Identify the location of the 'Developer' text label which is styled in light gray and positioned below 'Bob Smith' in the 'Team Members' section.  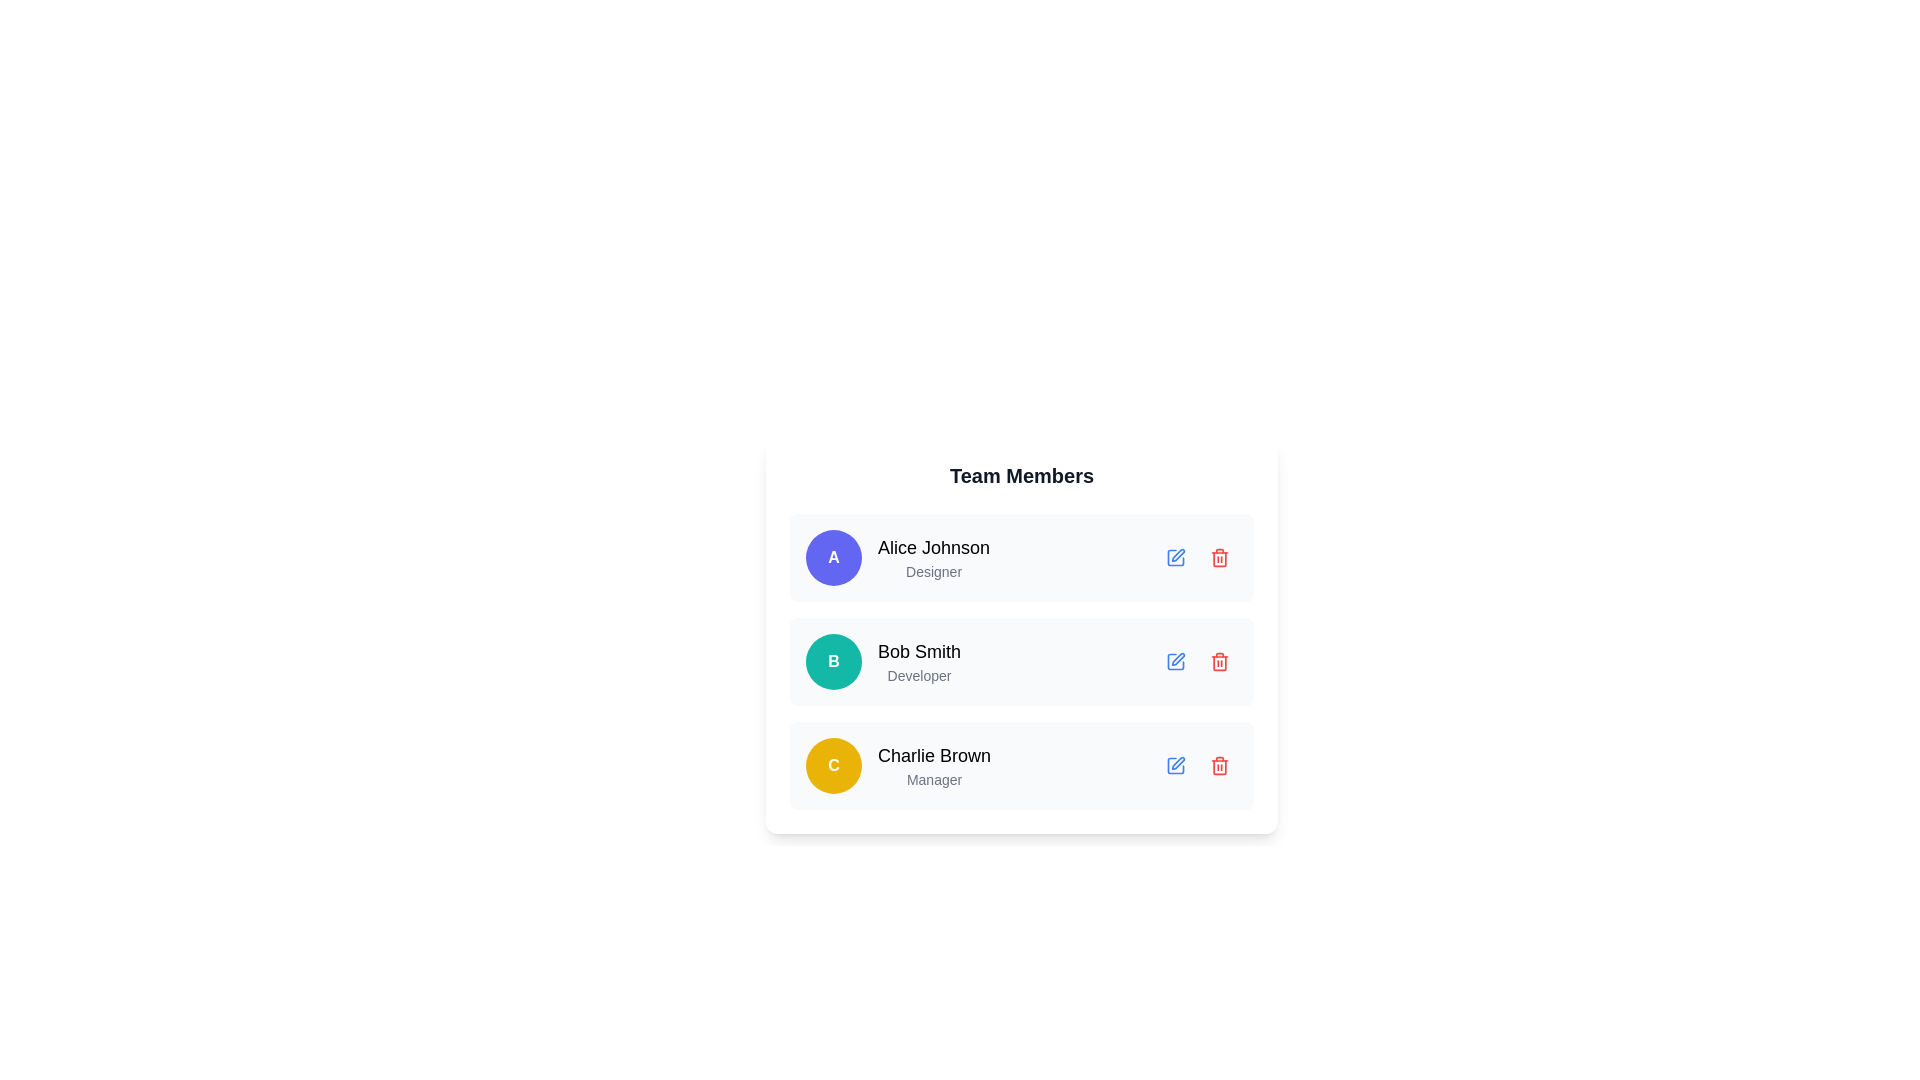
(918, 675).